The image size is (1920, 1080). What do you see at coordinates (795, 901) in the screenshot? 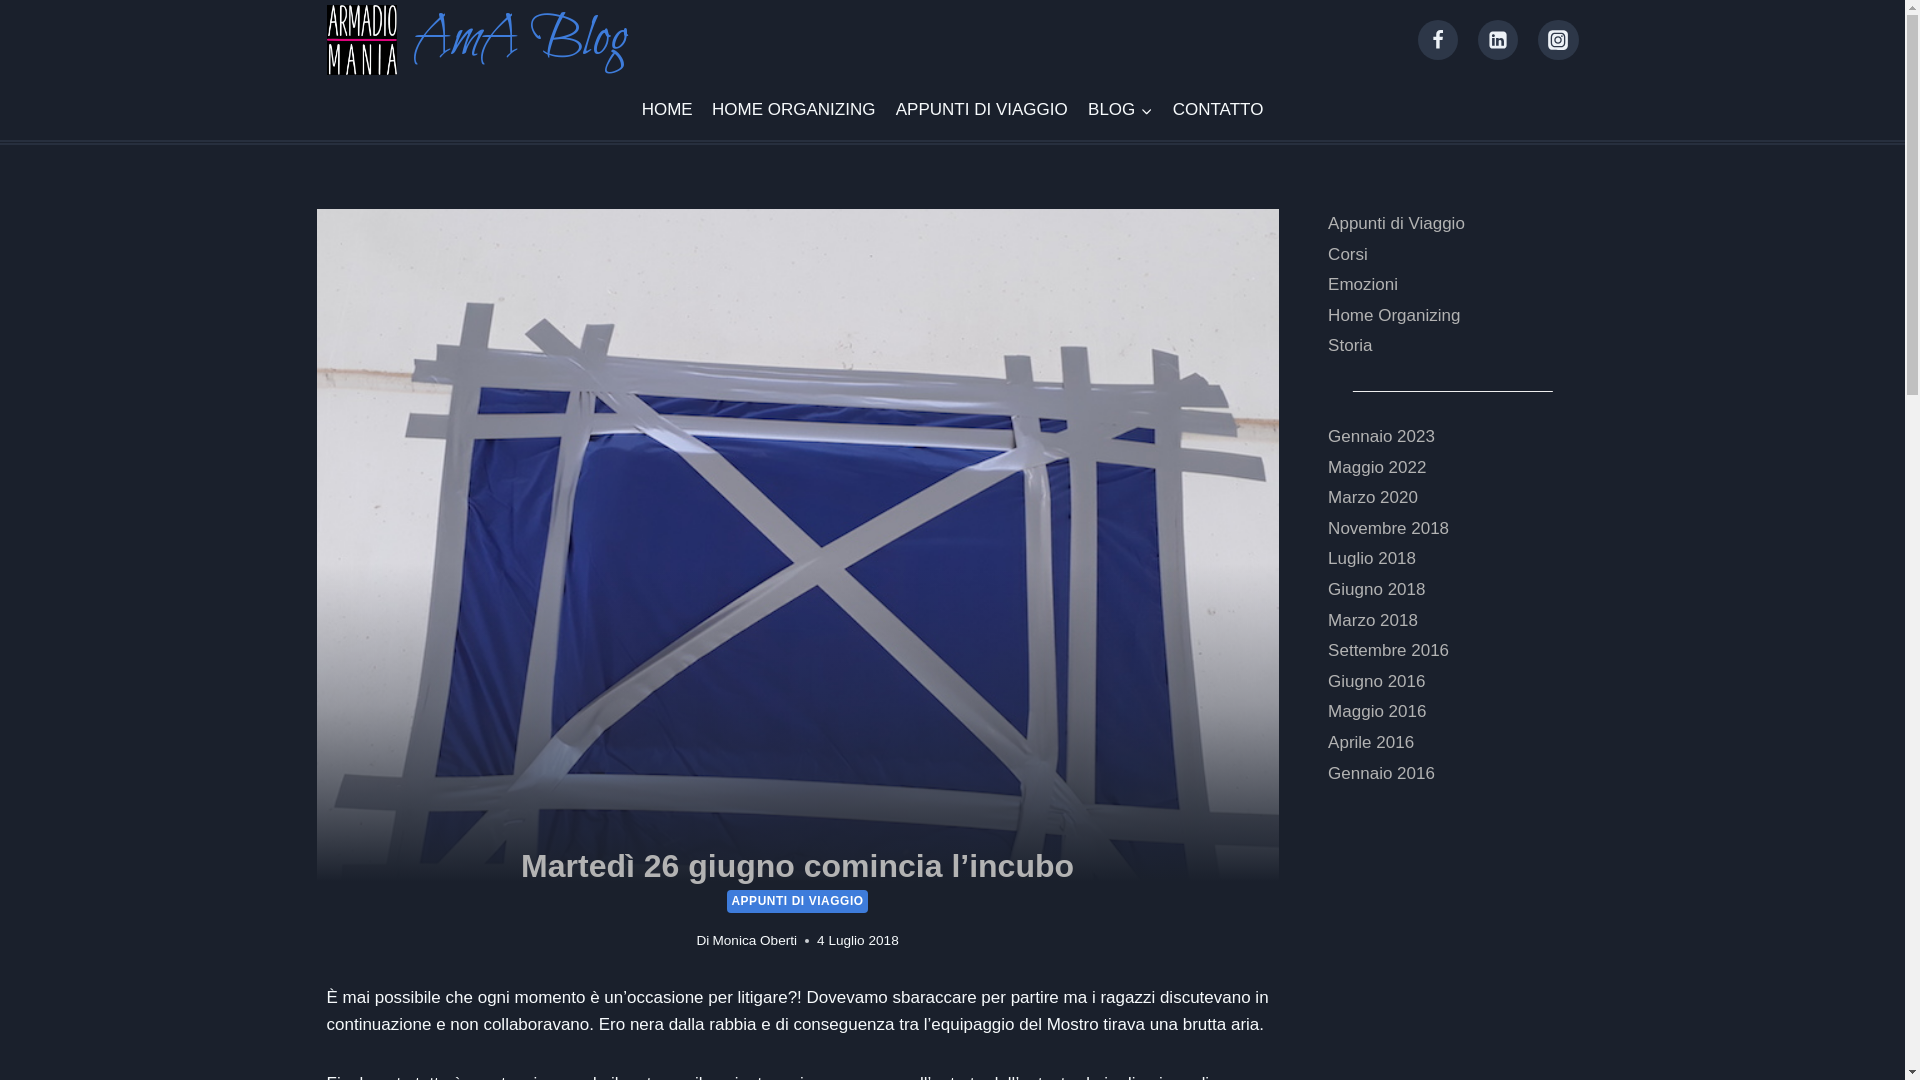
I see `'APPUNTI DI VIAGGIO'` at bounding box center [795, 901].